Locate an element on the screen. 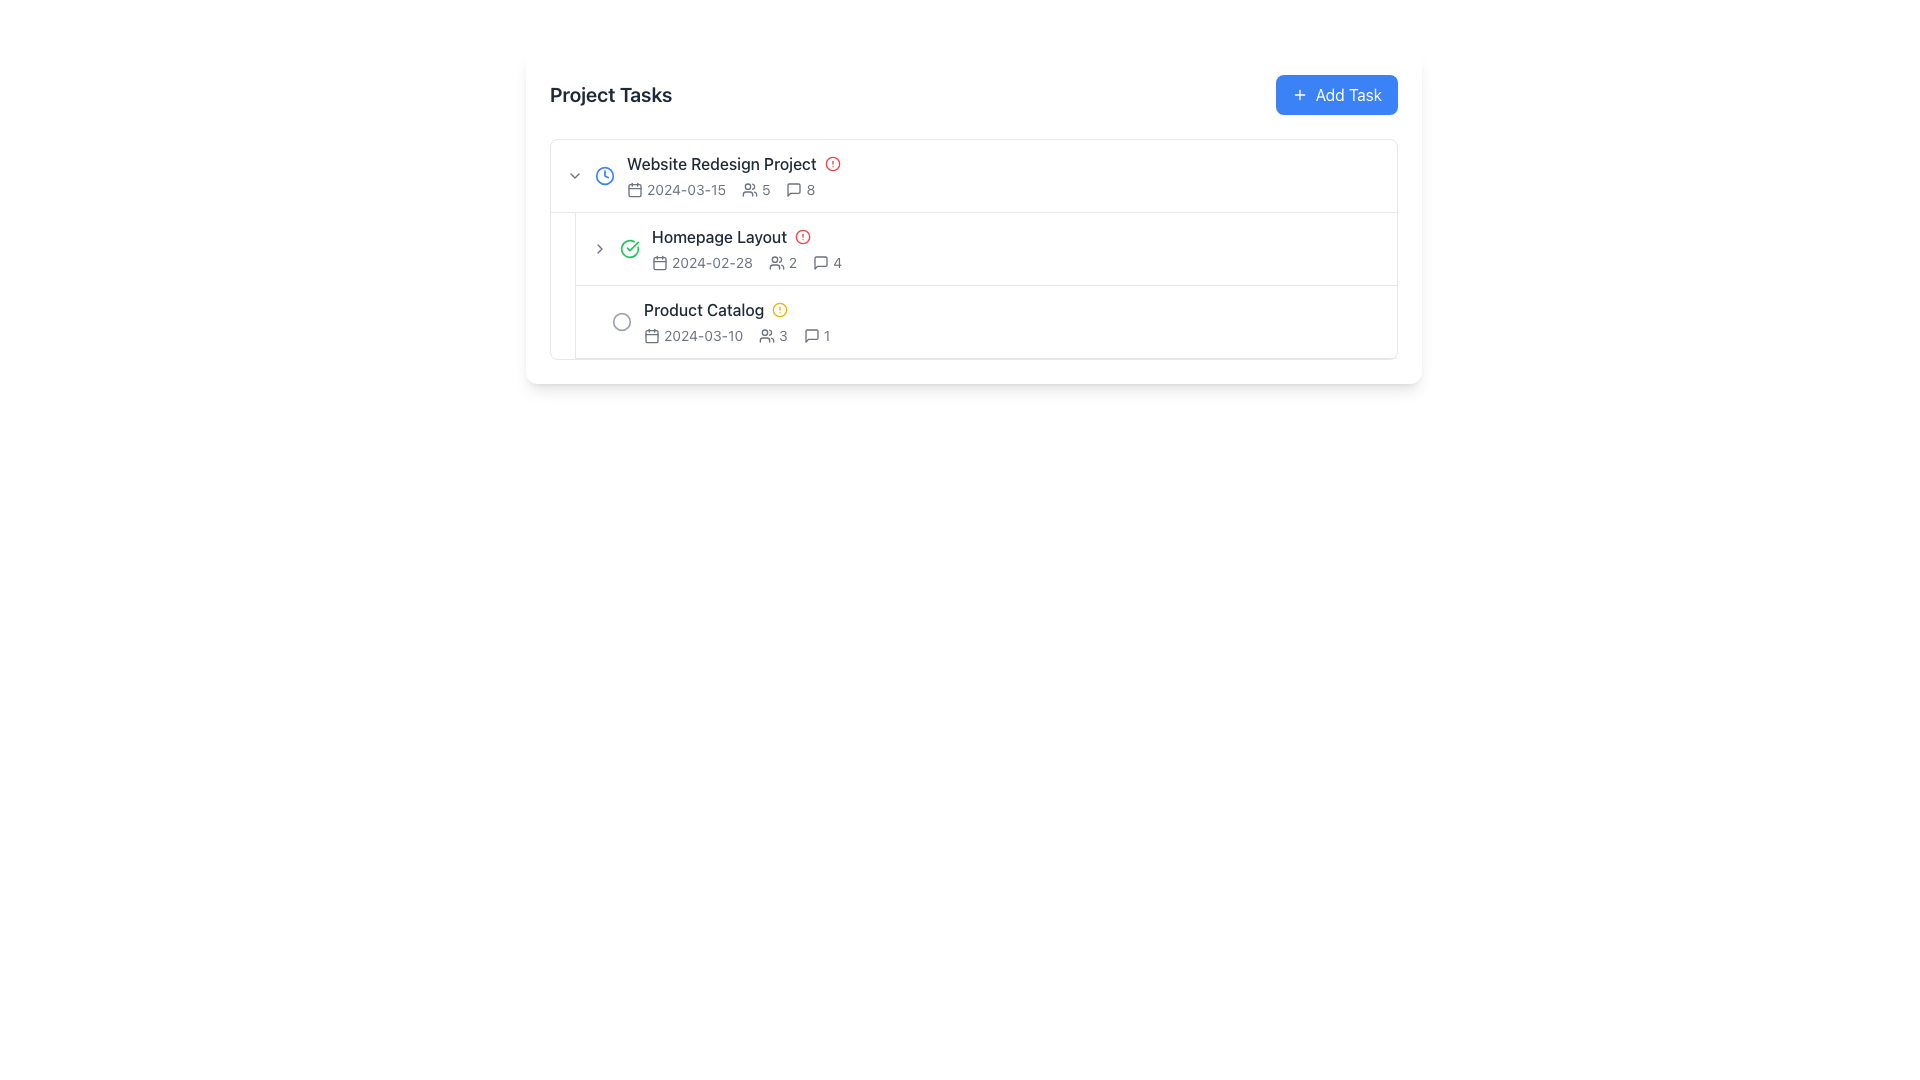  the list item titled 'Homepage Layout' is located at coordinates (986, 248).